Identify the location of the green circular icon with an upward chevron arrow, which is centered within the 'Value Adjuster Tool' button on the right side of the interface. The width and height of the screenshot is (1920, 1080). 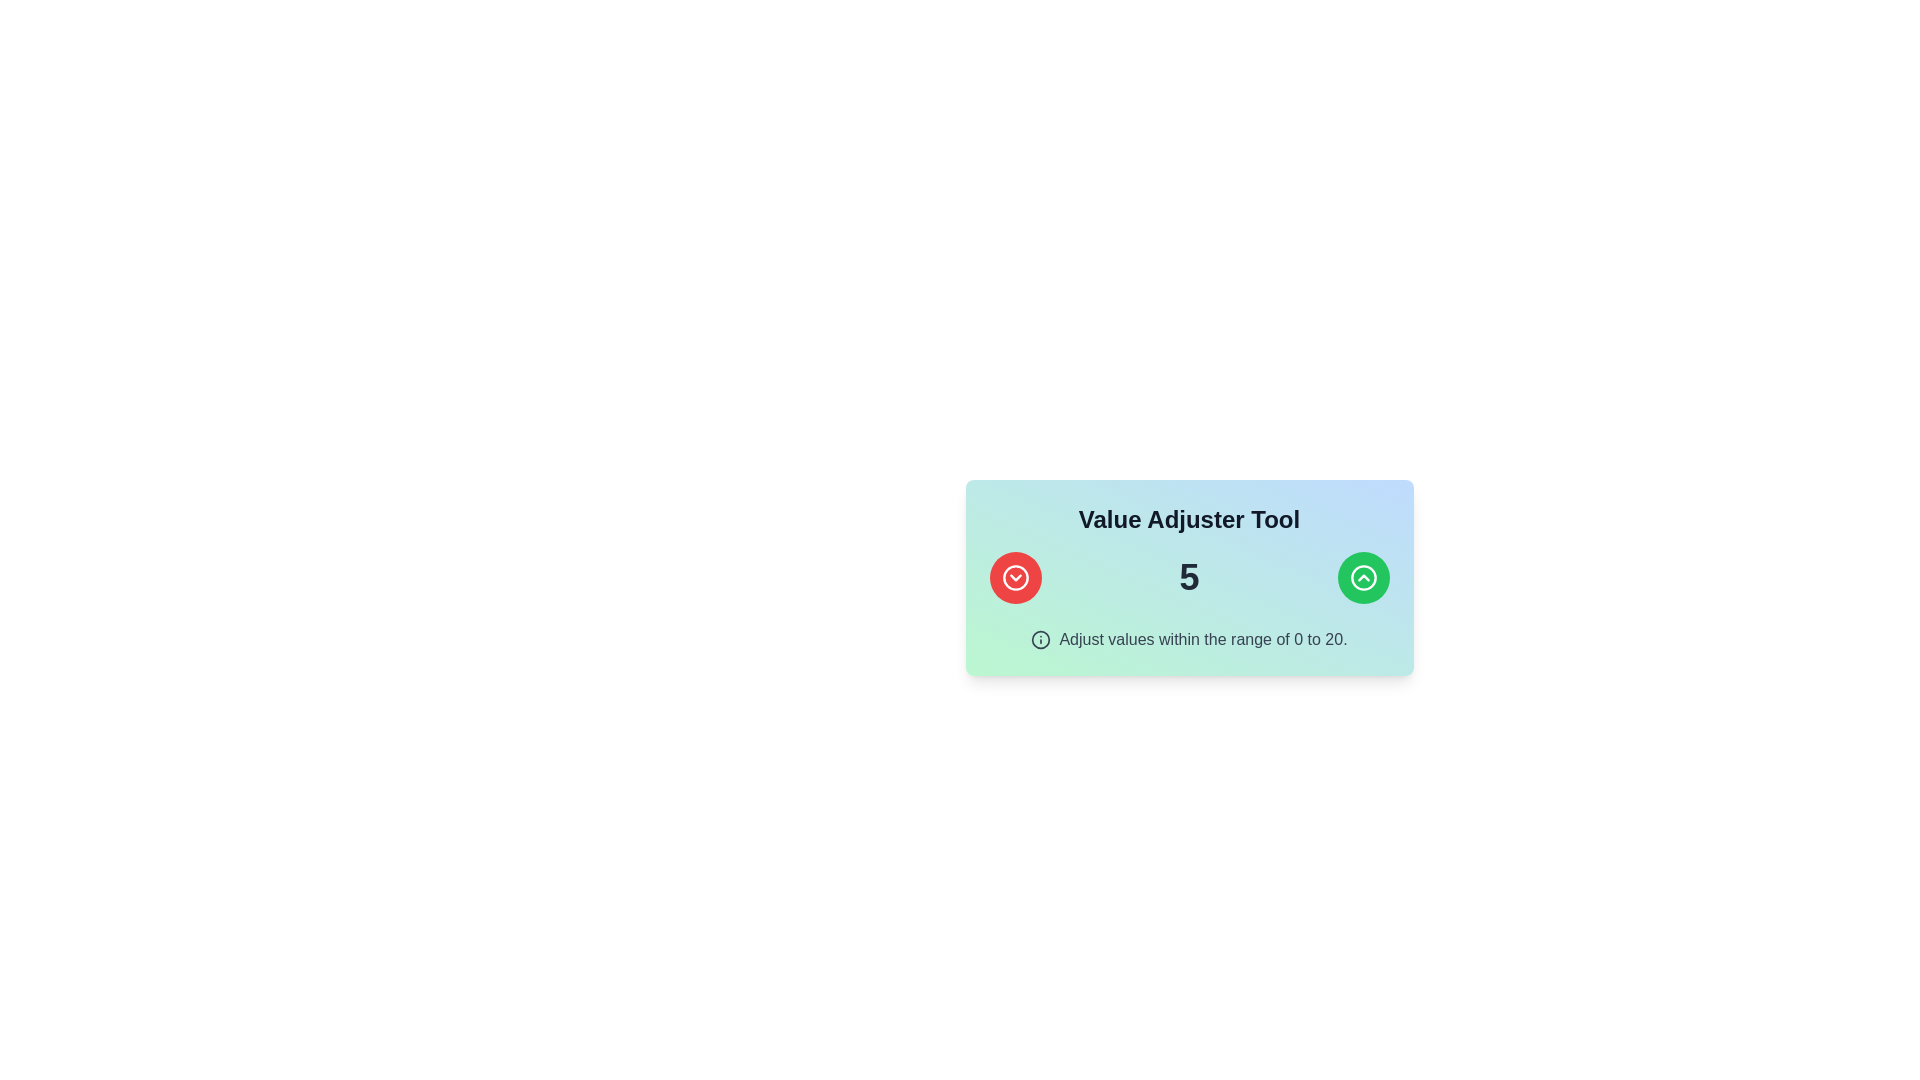
(1362, 578).